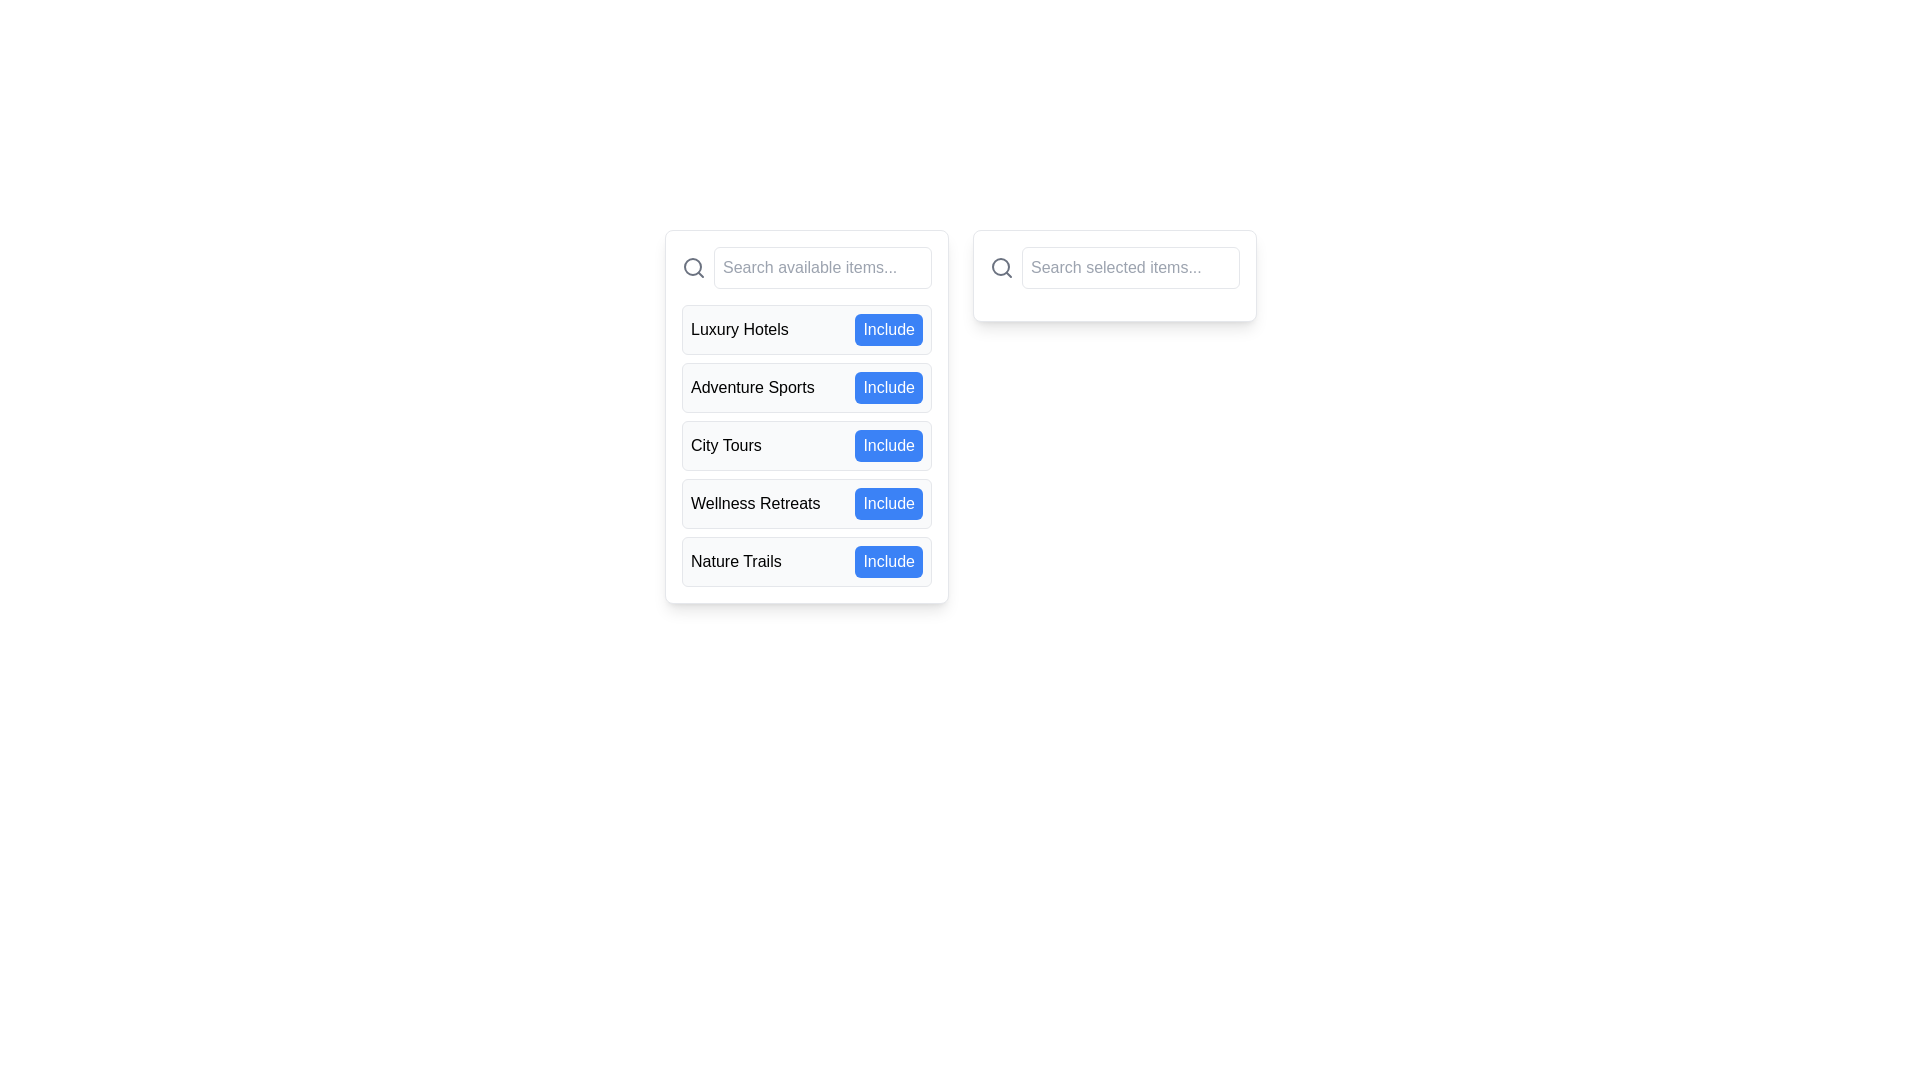 The image size is (1920, 1080). I want to click on the text input field, which is positioned to the right of a magnifying glass icon and is designed for text input to search or filter items, to provide visual feedback, so click(1131, 266).